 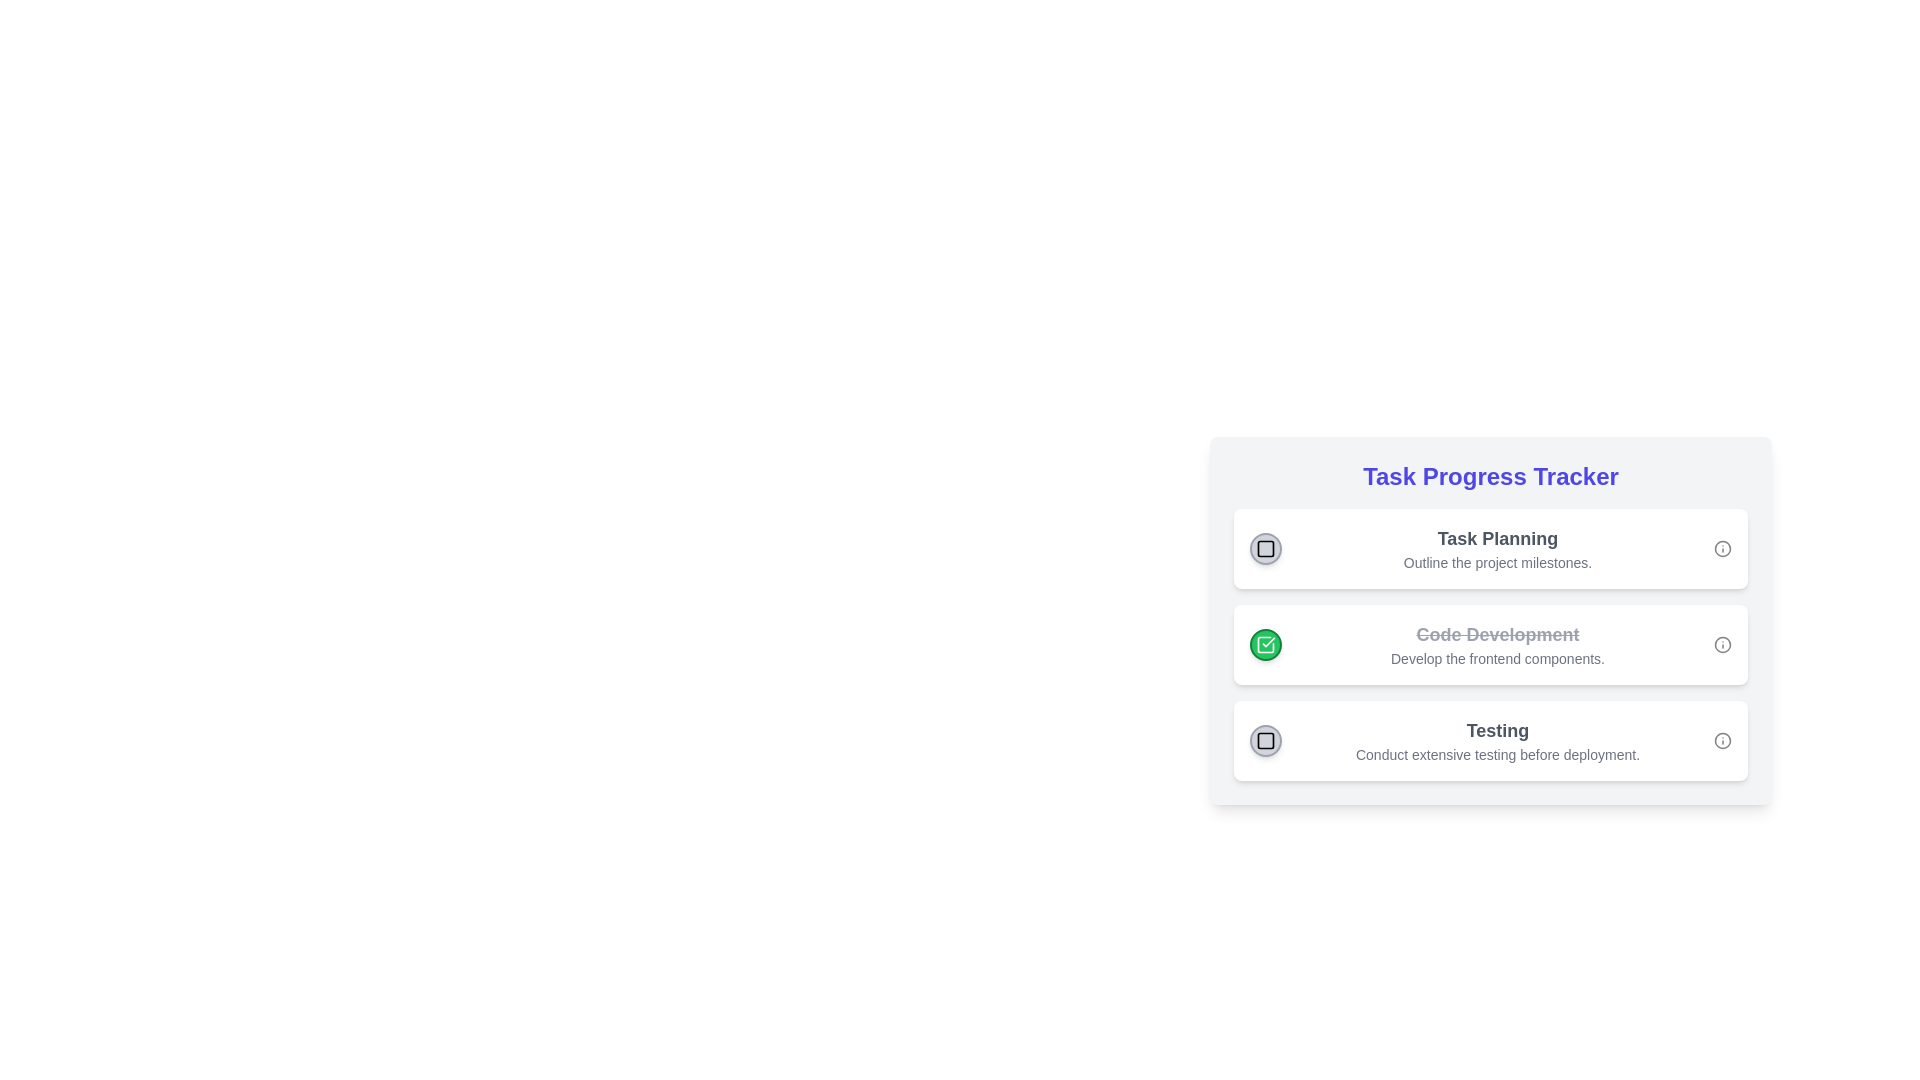 I want to click on the Textual Information Display that contains the title 'Testing' and the description 'Conduct extensive testing before deployment.', so click(x=1497, y=740).